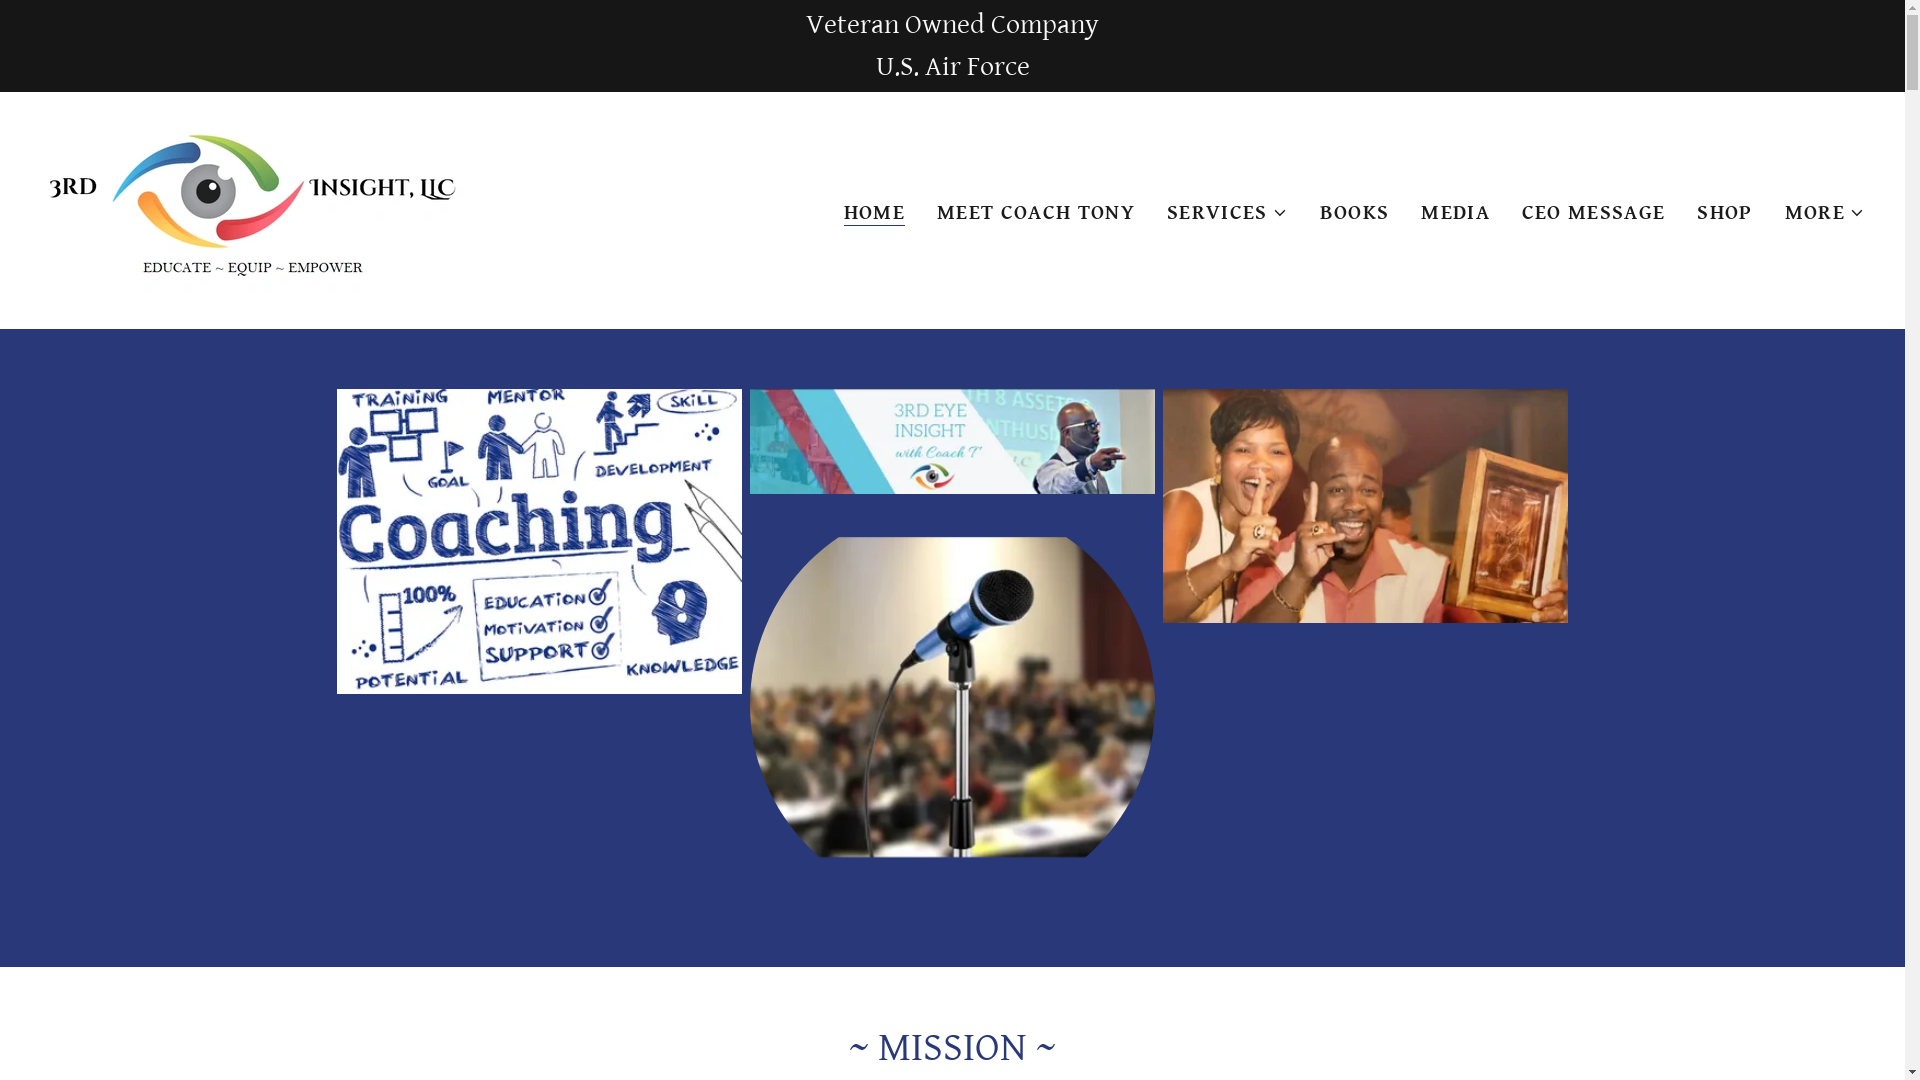 This screenshot has height=1080, width=1920. I want to click on 'HOME', so click(844, 213).